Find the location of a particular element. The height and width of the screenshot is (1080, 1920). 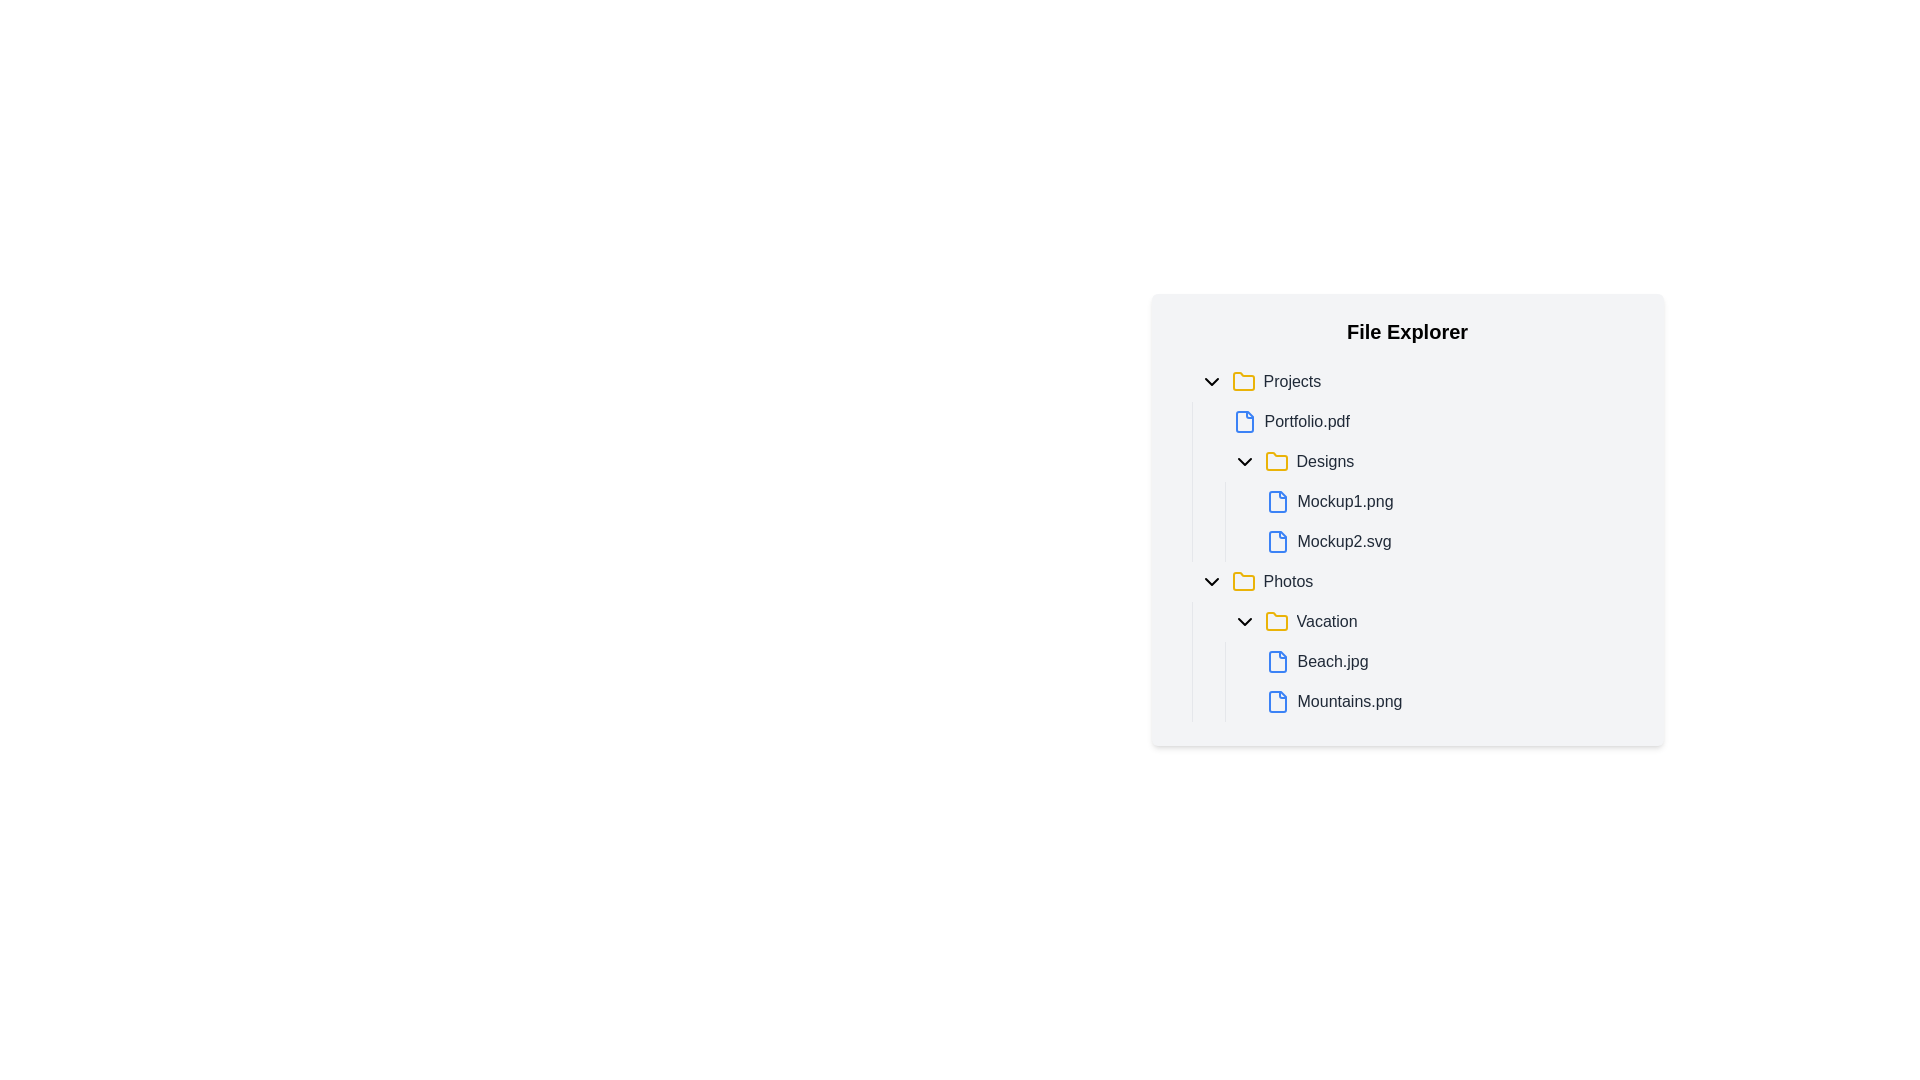

the blue file icon representing 'Mockup2.svg' in the Designs folder within the file explorer interface is located at coordinates (1276, 542).